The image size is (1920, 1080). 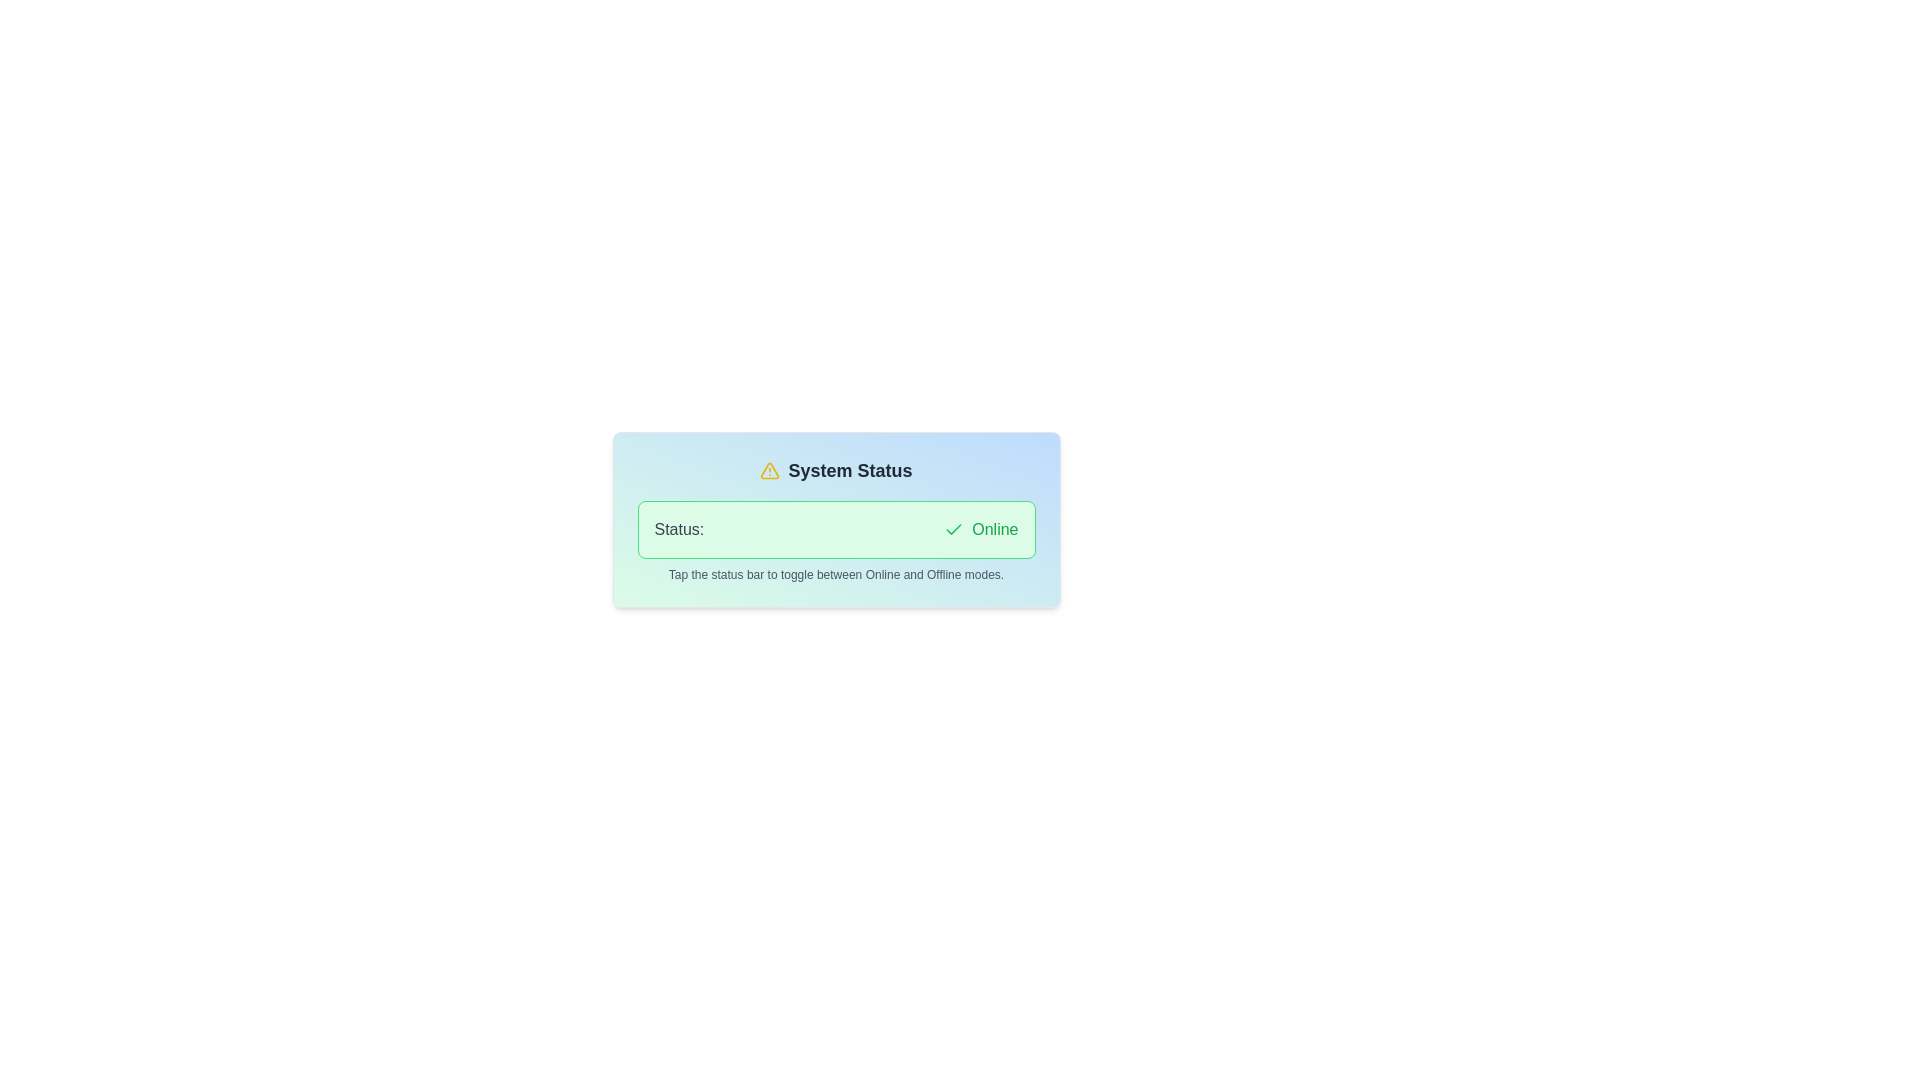 I want to click on the outlined triangle icon, which serves as an alert indicator and is positioned centrally above the label 'System Status', so click(x=769, y=470).